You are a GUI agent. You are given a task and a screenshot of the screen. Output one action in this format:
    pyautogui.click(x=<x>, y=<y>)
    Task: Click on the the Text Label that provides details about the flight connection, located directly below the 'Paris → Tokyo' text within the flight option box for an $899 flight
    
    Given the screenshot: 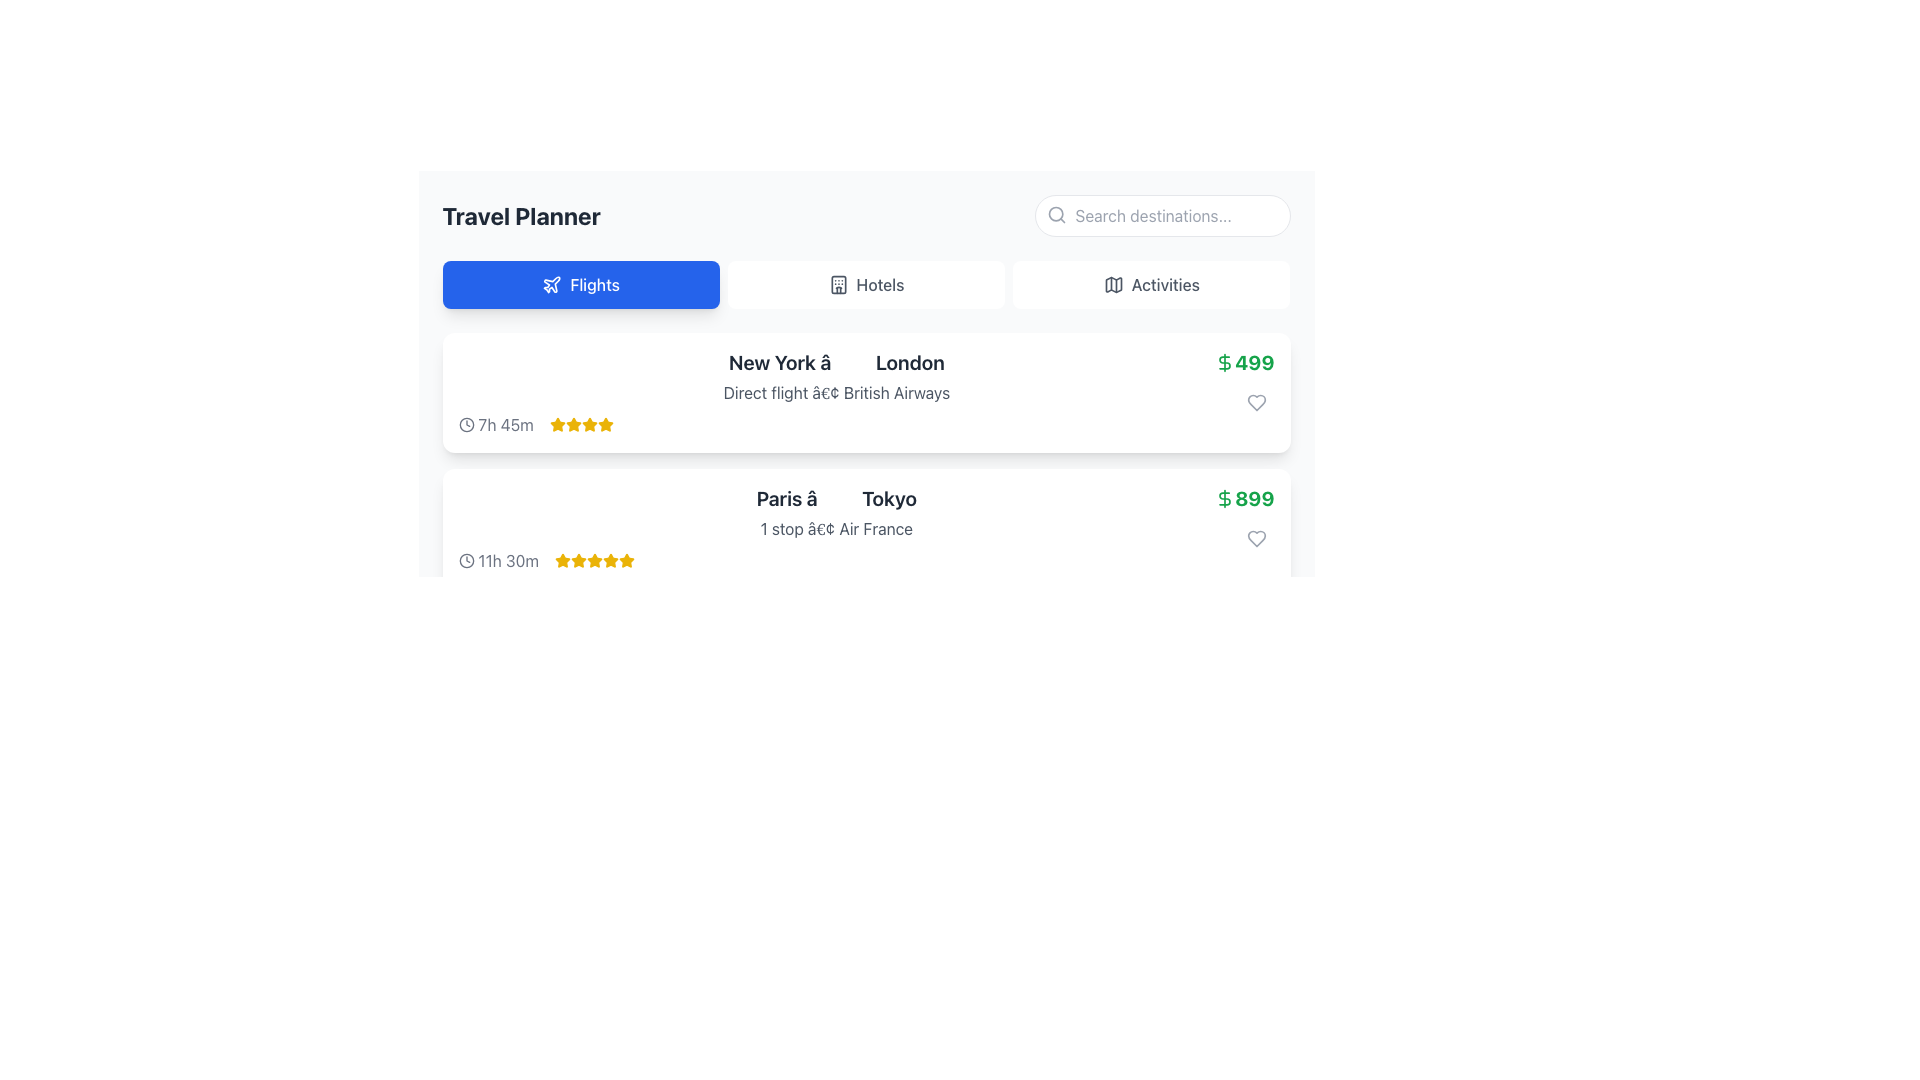 What is the action you would take?
    pyautogui.click(x=836, y=527)
    